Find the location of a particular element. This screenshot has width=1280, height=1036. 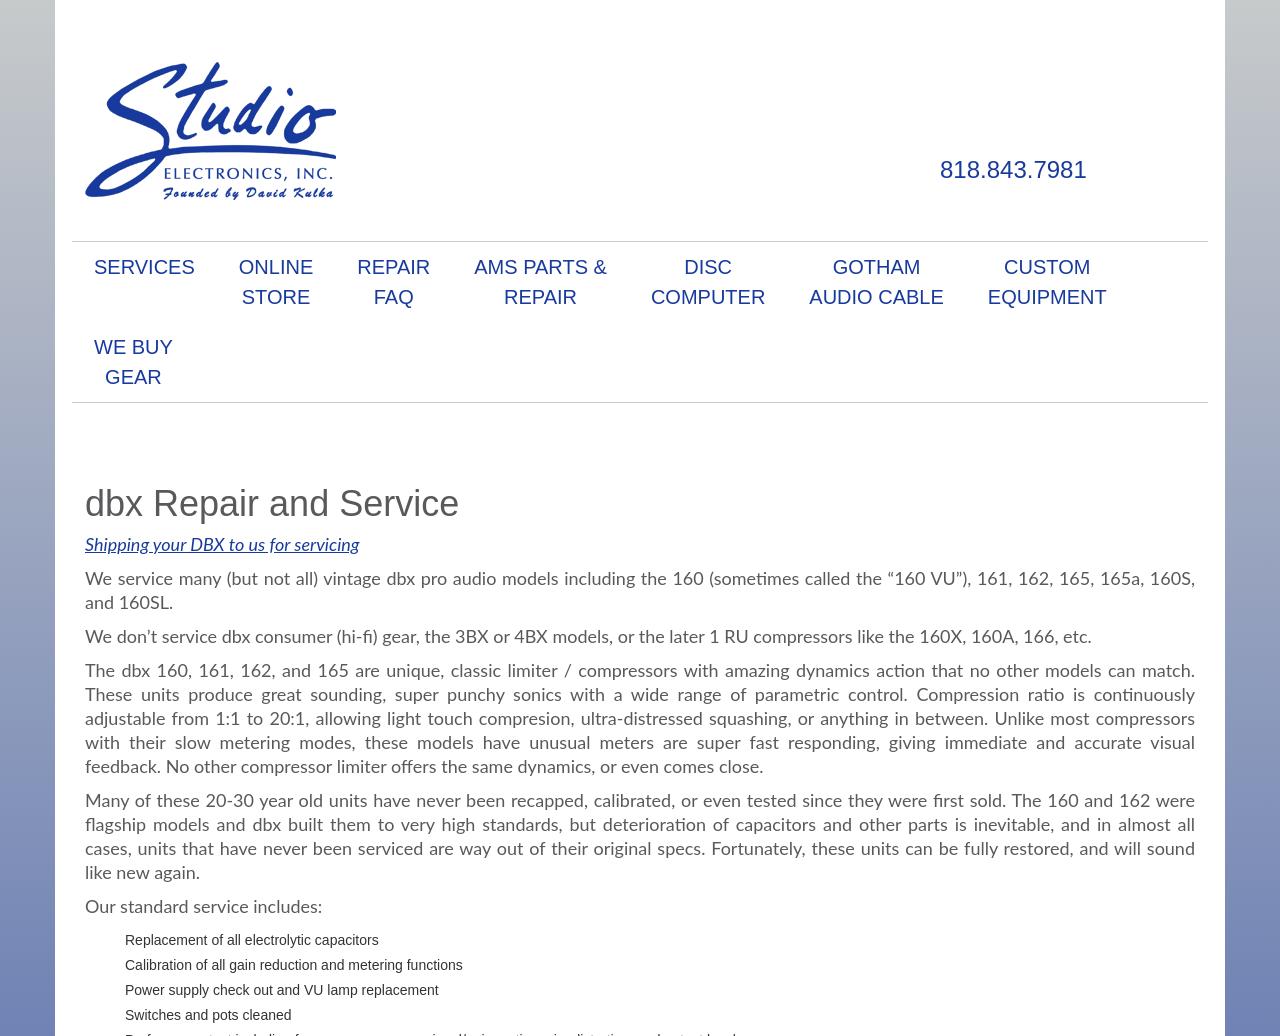

'We Buy' is located at coordinates (131, 346).